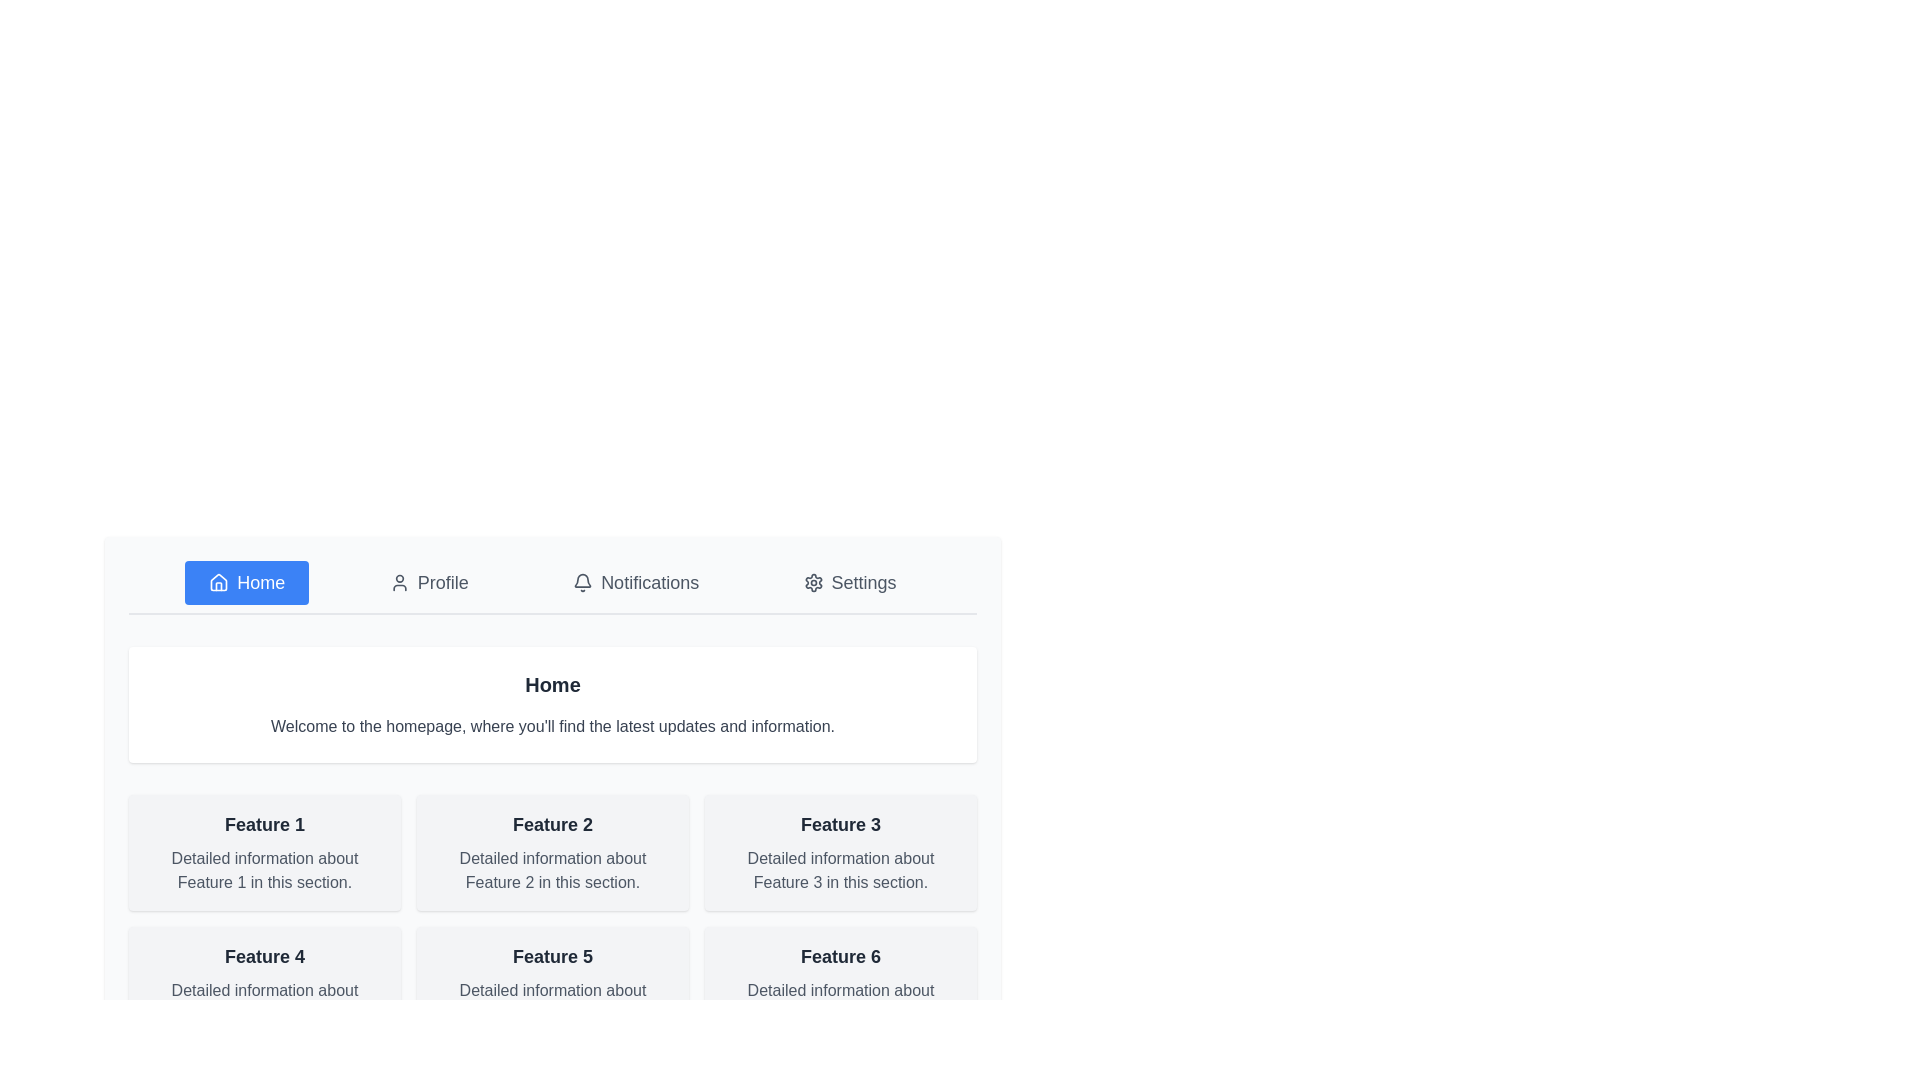  Describe the element at coordinates (263, 852) in the screenshot. I see `the Informational card titled 'Feature 1', which is a rectangular card with a light gray background and rounded corners located at the top-left of the grid layout` at that location.